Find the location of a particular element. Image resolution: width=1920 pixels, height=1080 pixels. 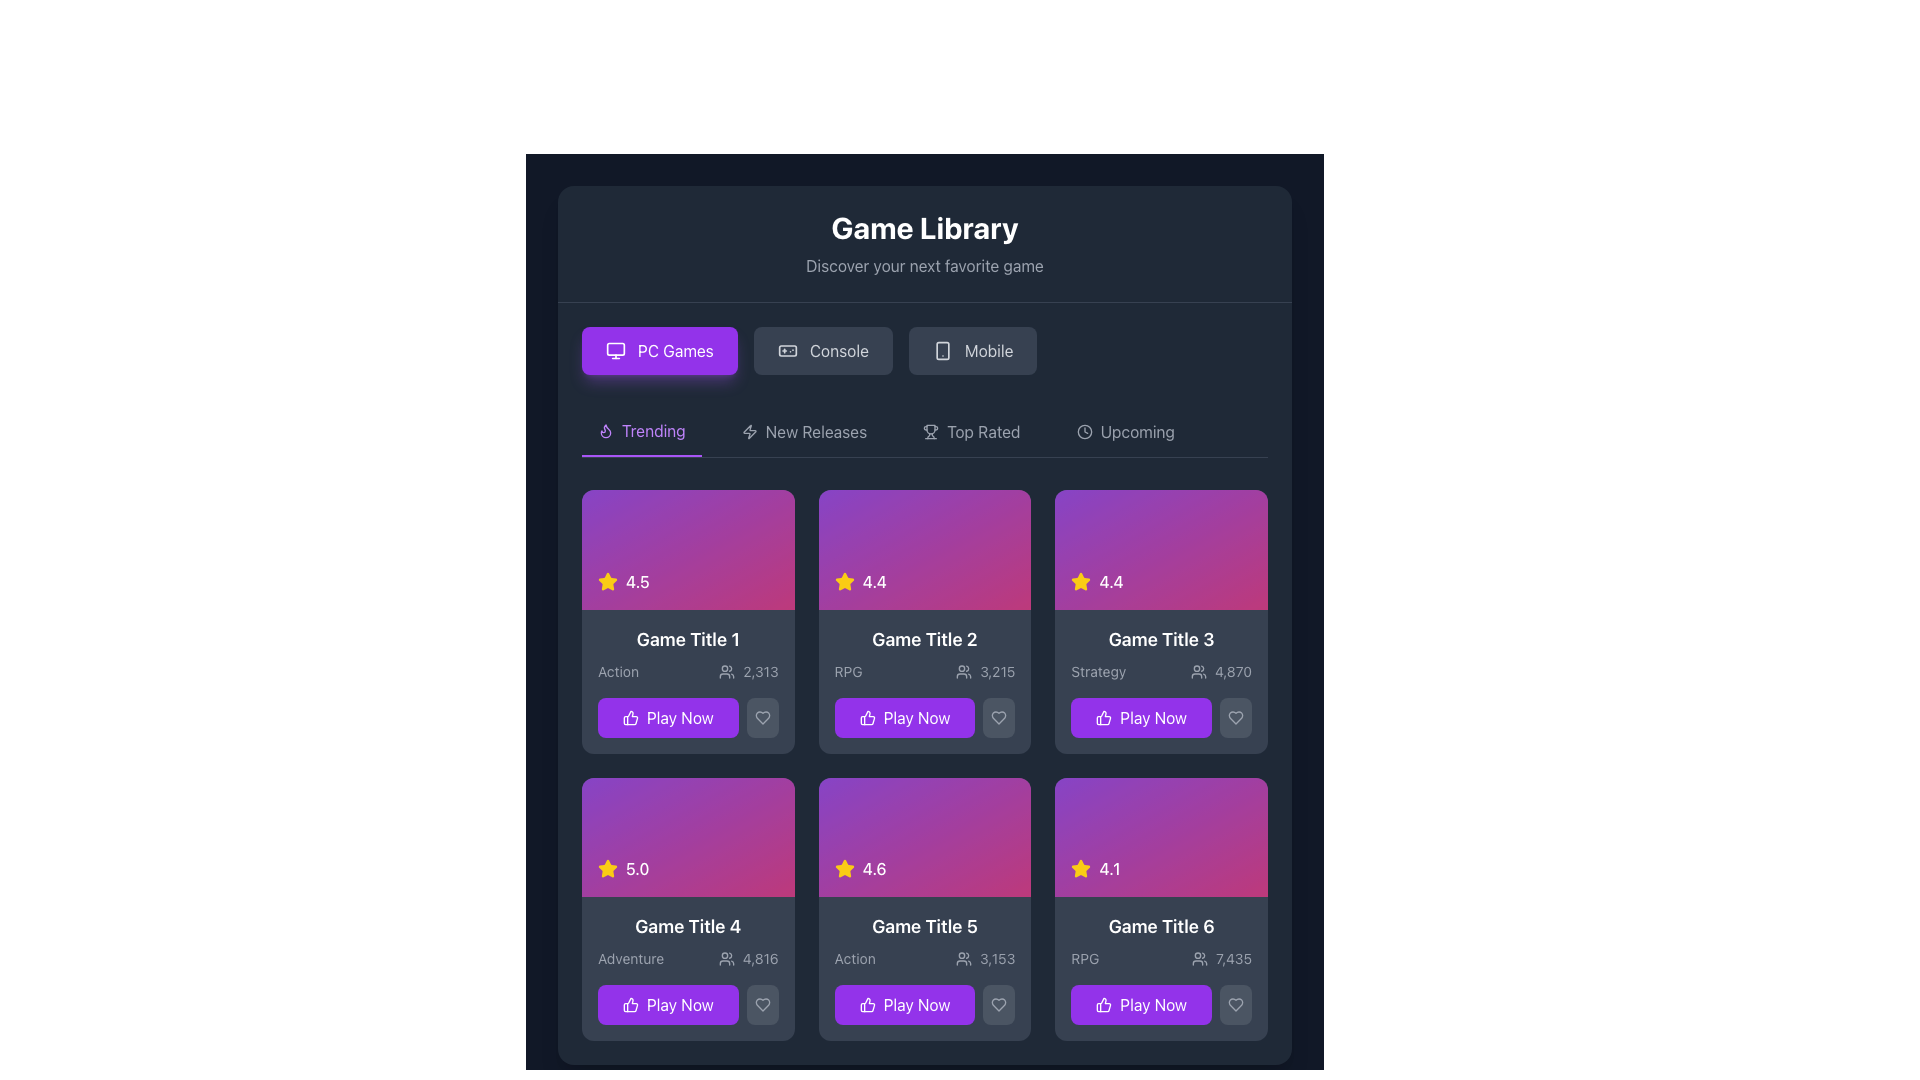

the favorite button located in the bottom-right corner of the 'Game Title 1' card is located at coordinates (761, 716).